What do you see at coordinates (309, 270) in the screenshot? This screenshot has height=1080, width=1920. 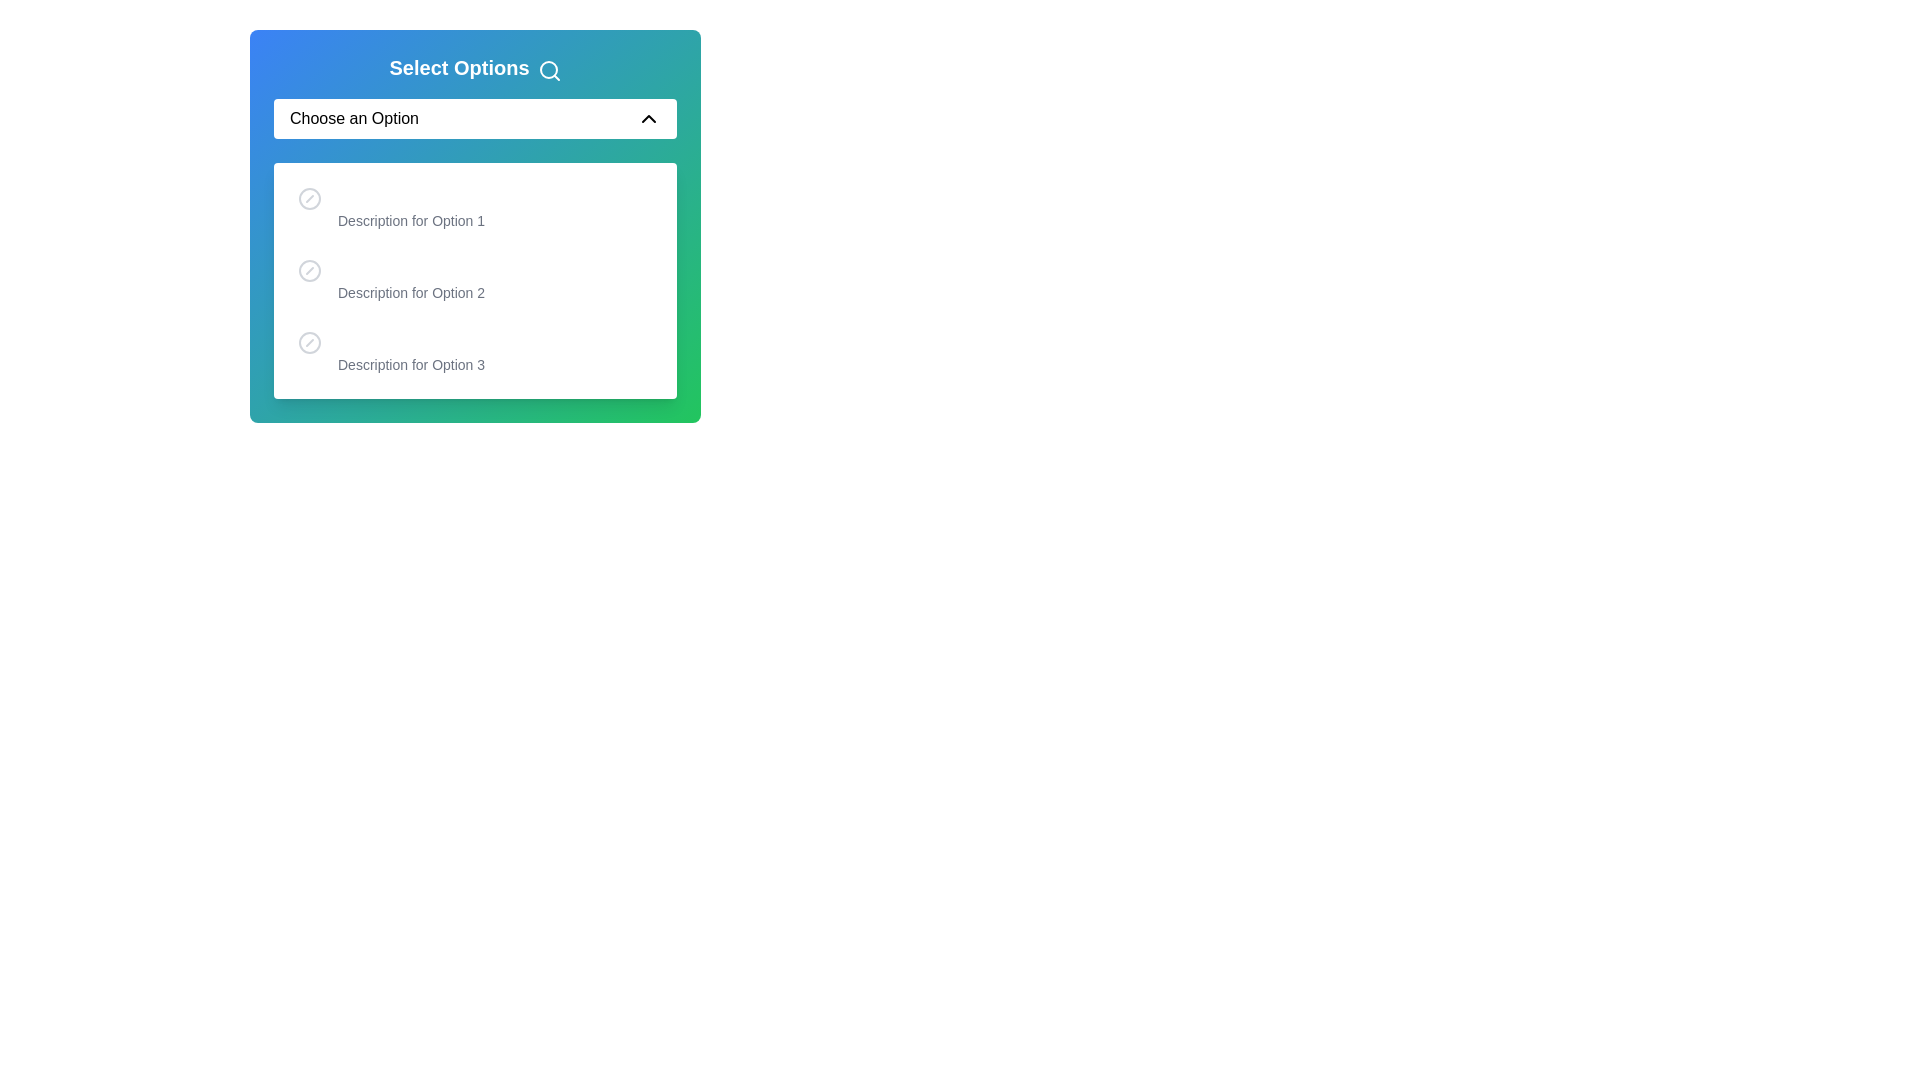 I see `the disabled or restricted state icon located to the left of the label 'Option 2' in the second option of the list` at bounding box center [309, 270].